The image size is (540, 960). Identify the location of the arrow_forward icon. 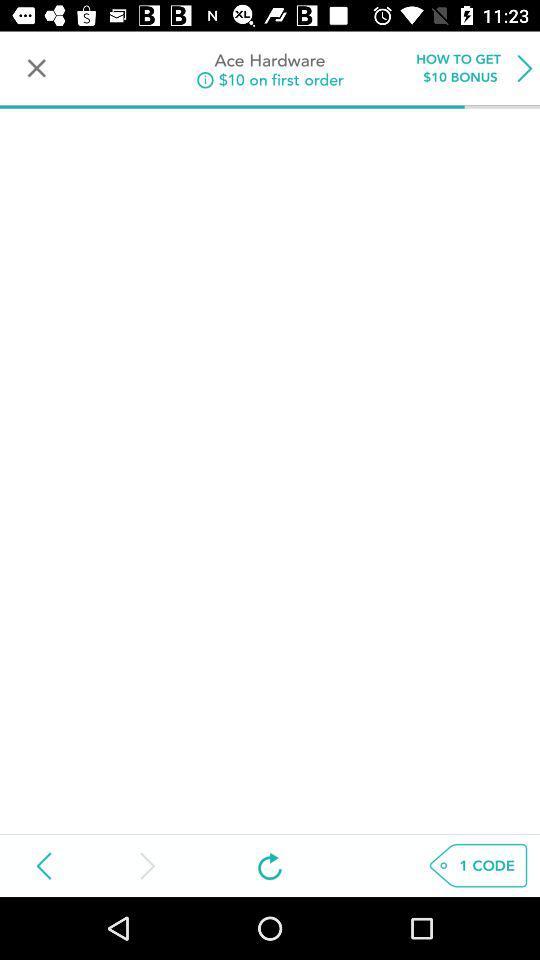
(145, 864).